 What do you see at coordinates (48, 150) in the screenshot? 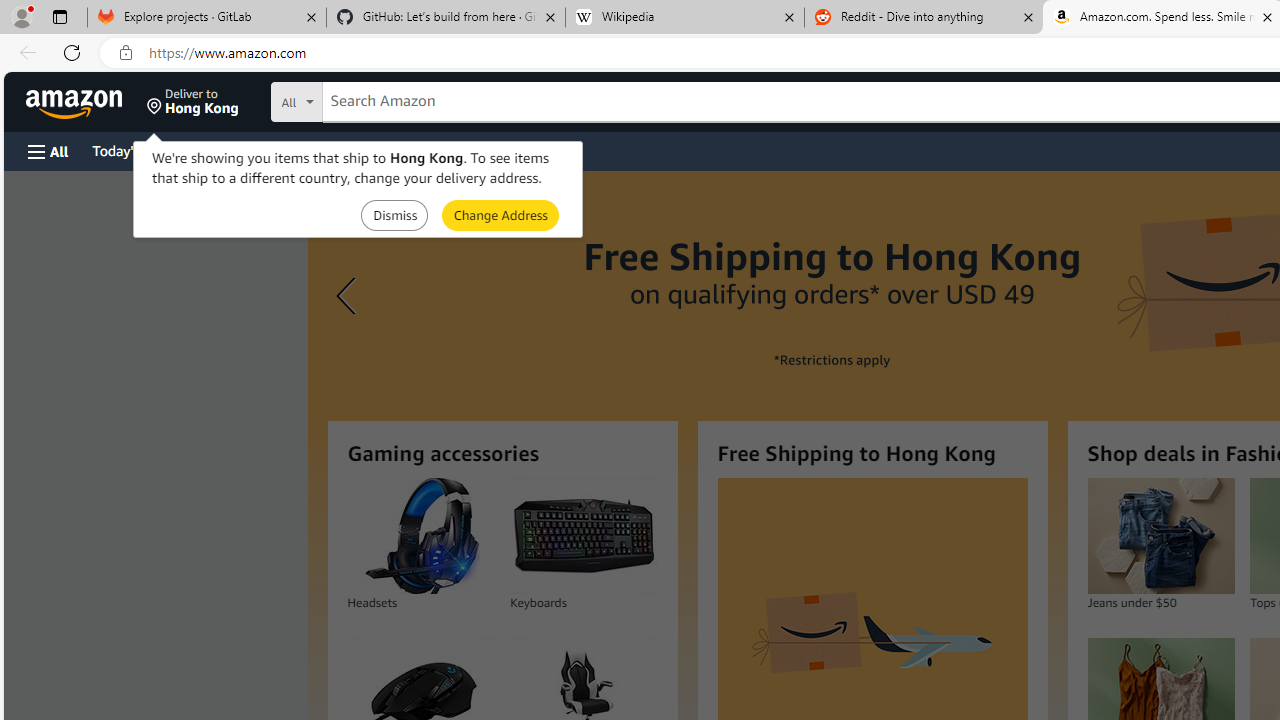
I see `'Open Menu'` at bounding box center [48, 150].